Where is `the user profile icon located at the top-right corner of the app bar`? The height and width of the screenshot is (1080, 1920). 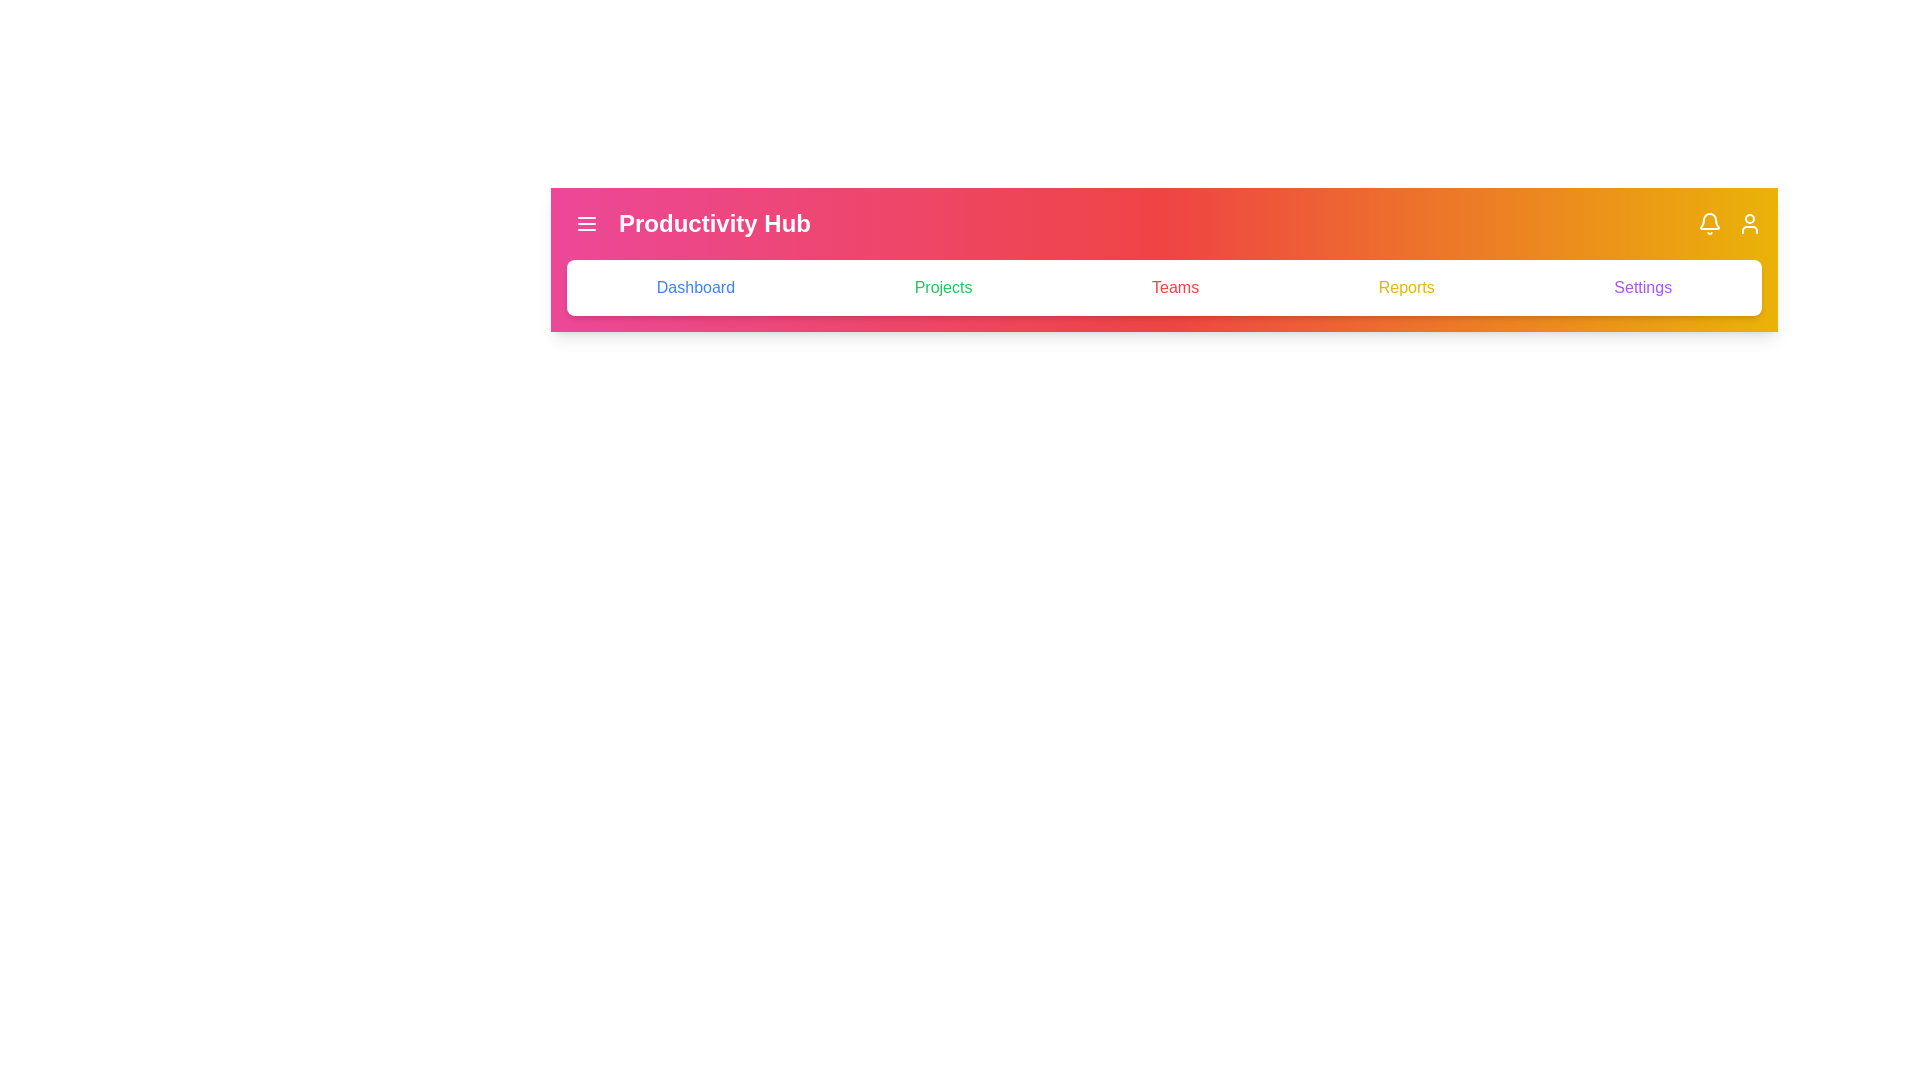 the user profile icon located at the top-right corner of the app bar is located at coordinates (1749, 223).